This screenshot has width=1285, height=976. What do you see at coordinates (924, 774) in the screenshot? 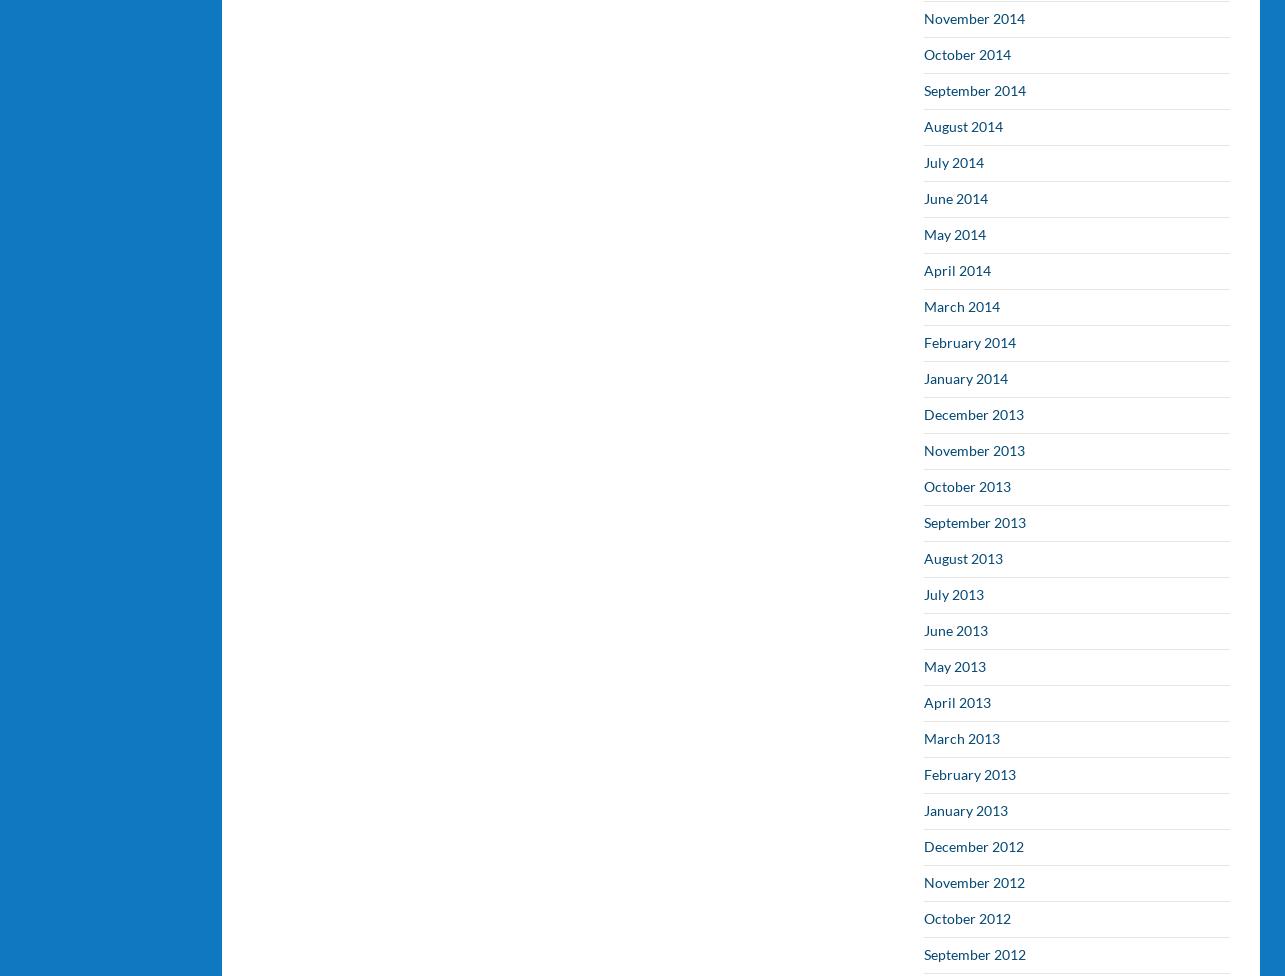
I see `'February 2013'` at bounding box center [924, 774].